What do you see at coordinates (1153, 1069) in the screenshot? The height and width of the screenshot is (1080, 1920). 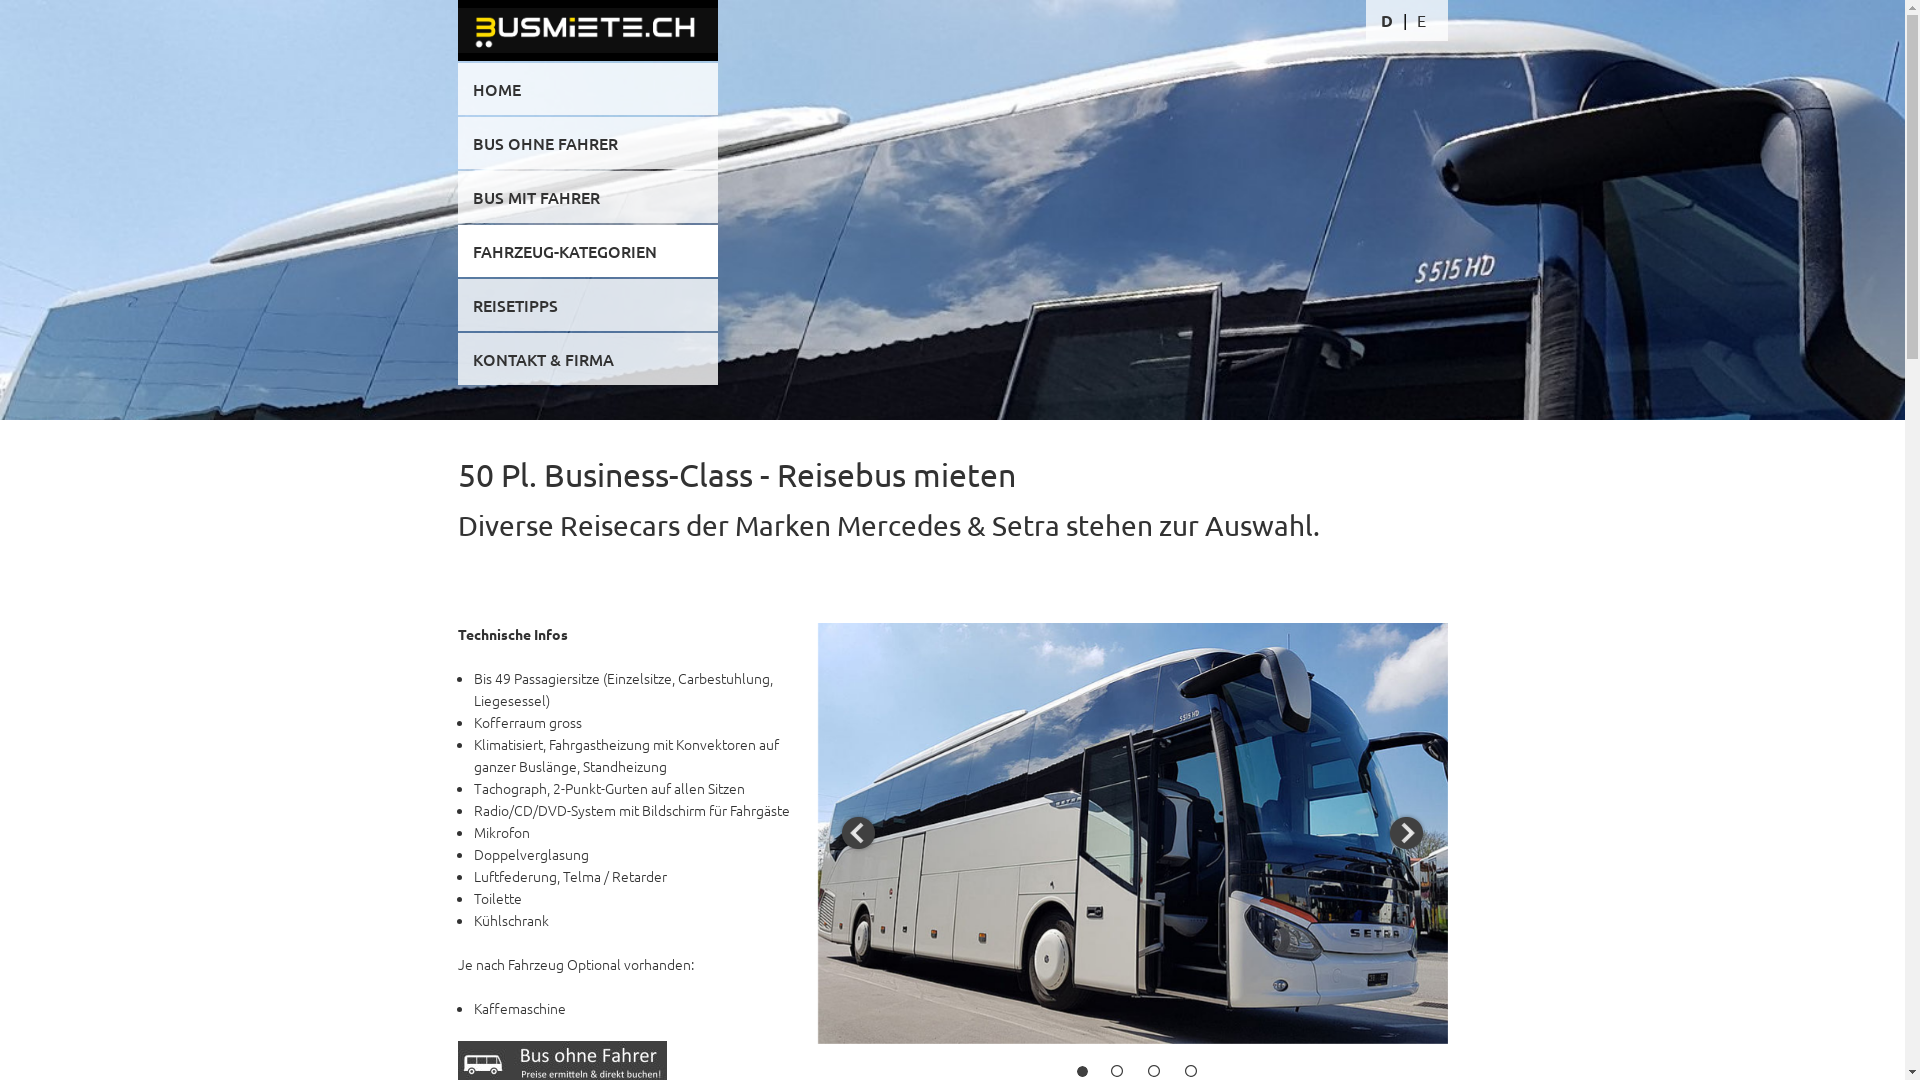 I see `'3'` at bounding box center [1153, 1069].